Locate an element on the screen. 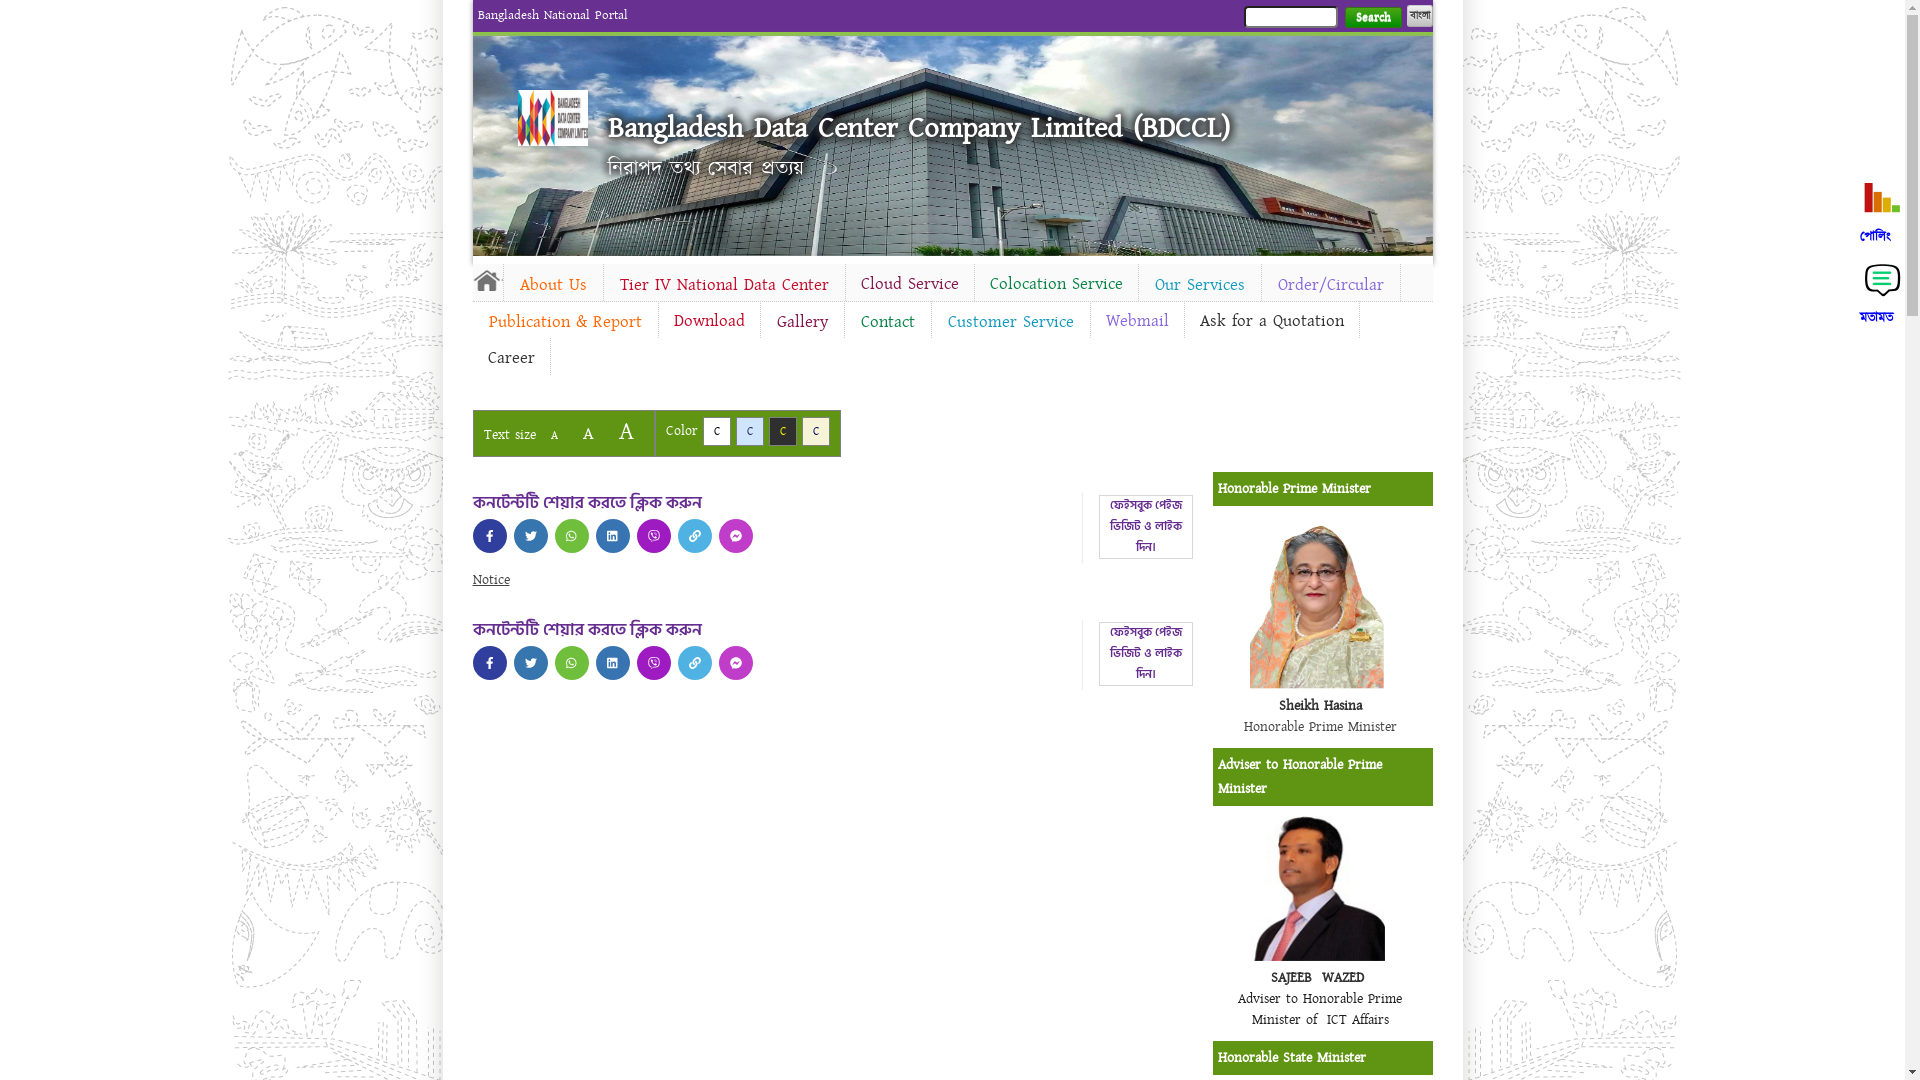  'Tier IV National Data Center' is located at coordinates (723, 285).